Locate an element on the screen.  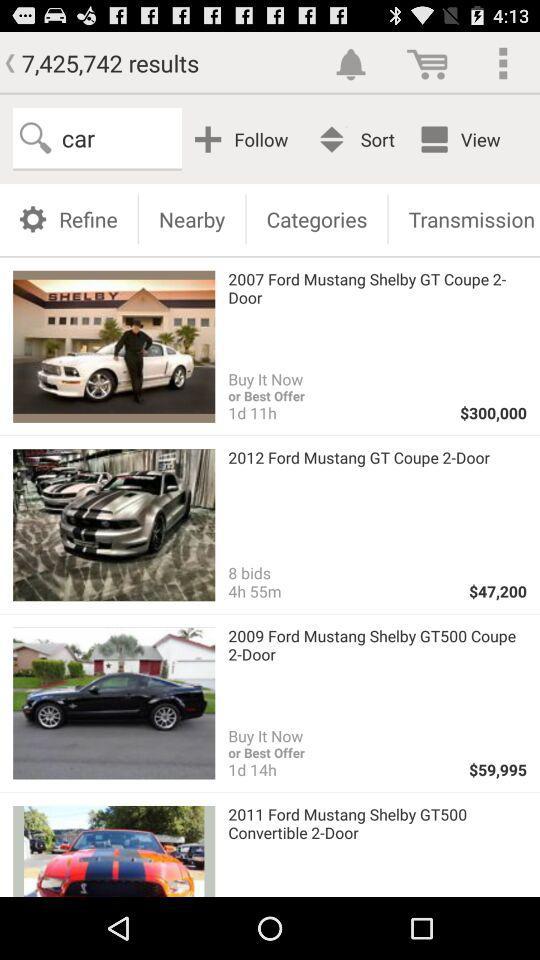
the refine is located at coordinates (67, 218).